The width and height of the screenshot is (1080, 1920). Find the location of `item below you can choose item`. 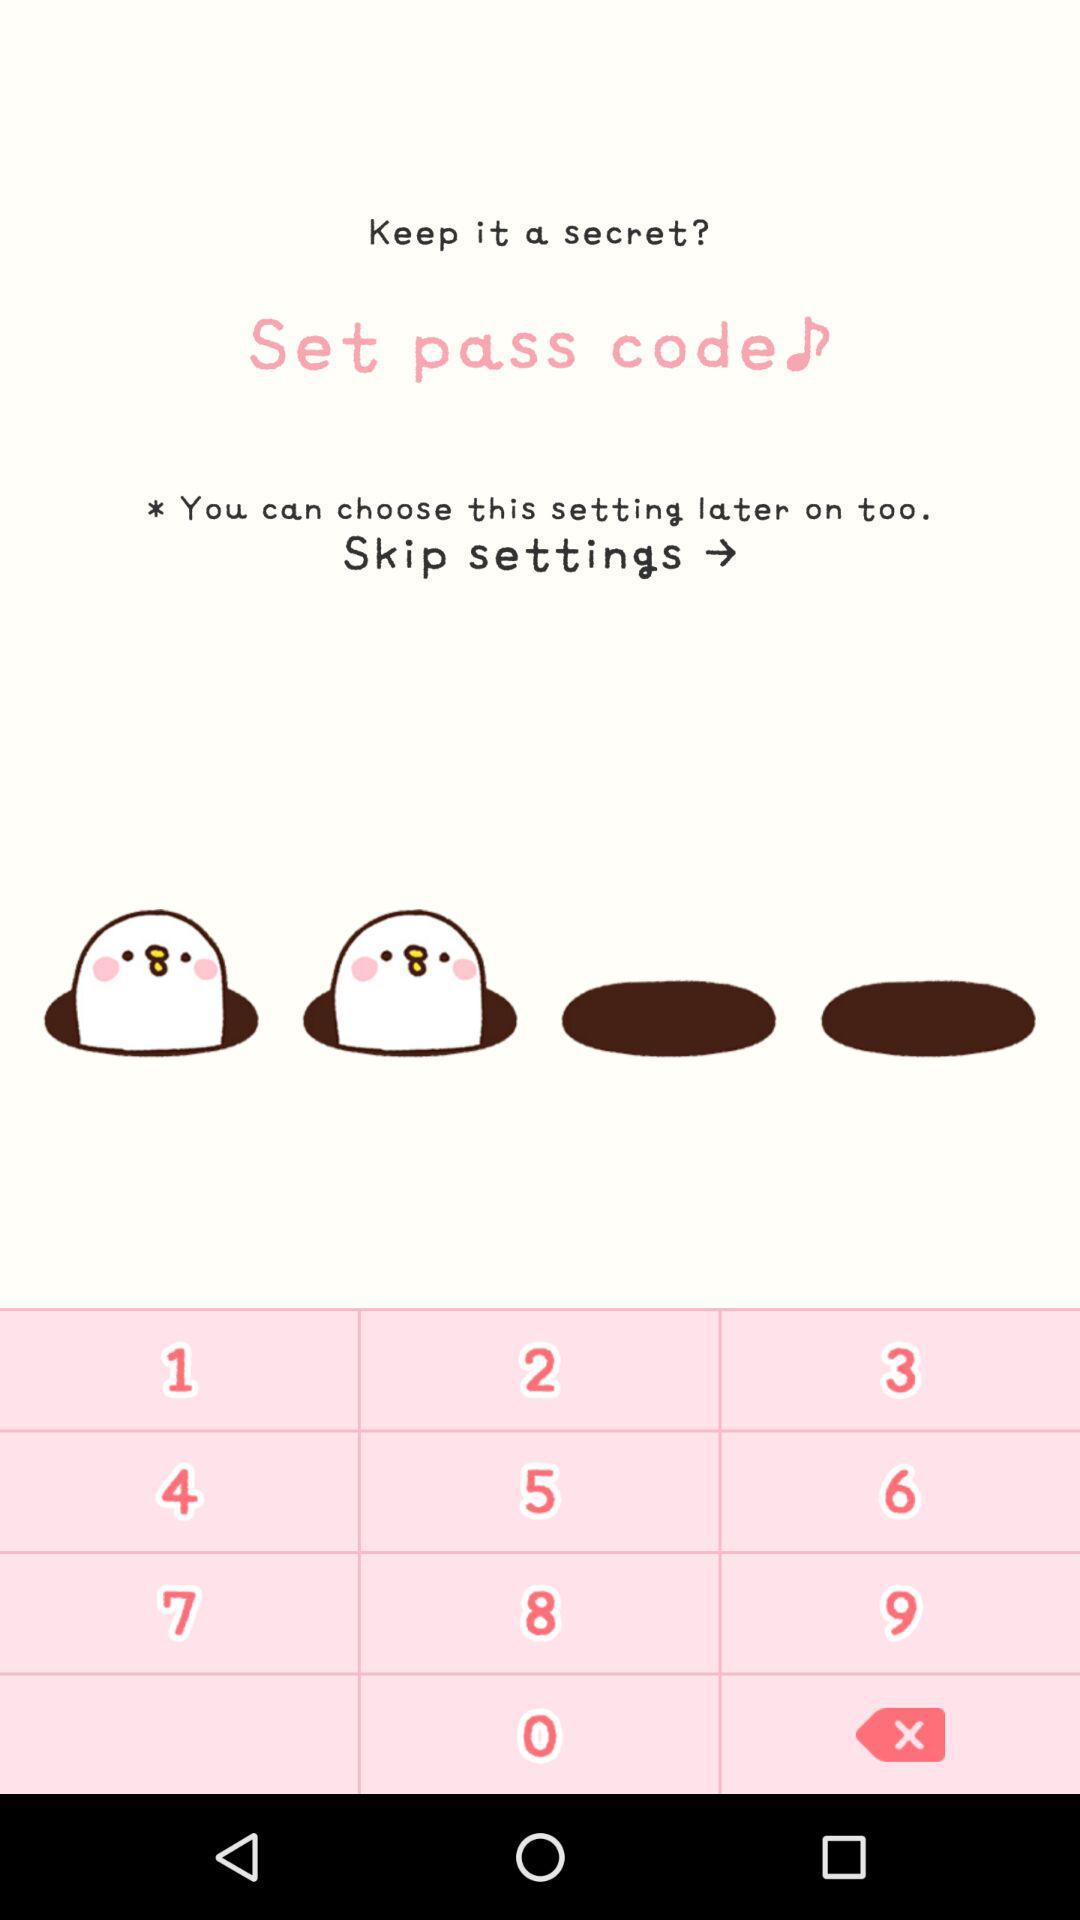

item below you can choose item is located at coordinates (538, 553).